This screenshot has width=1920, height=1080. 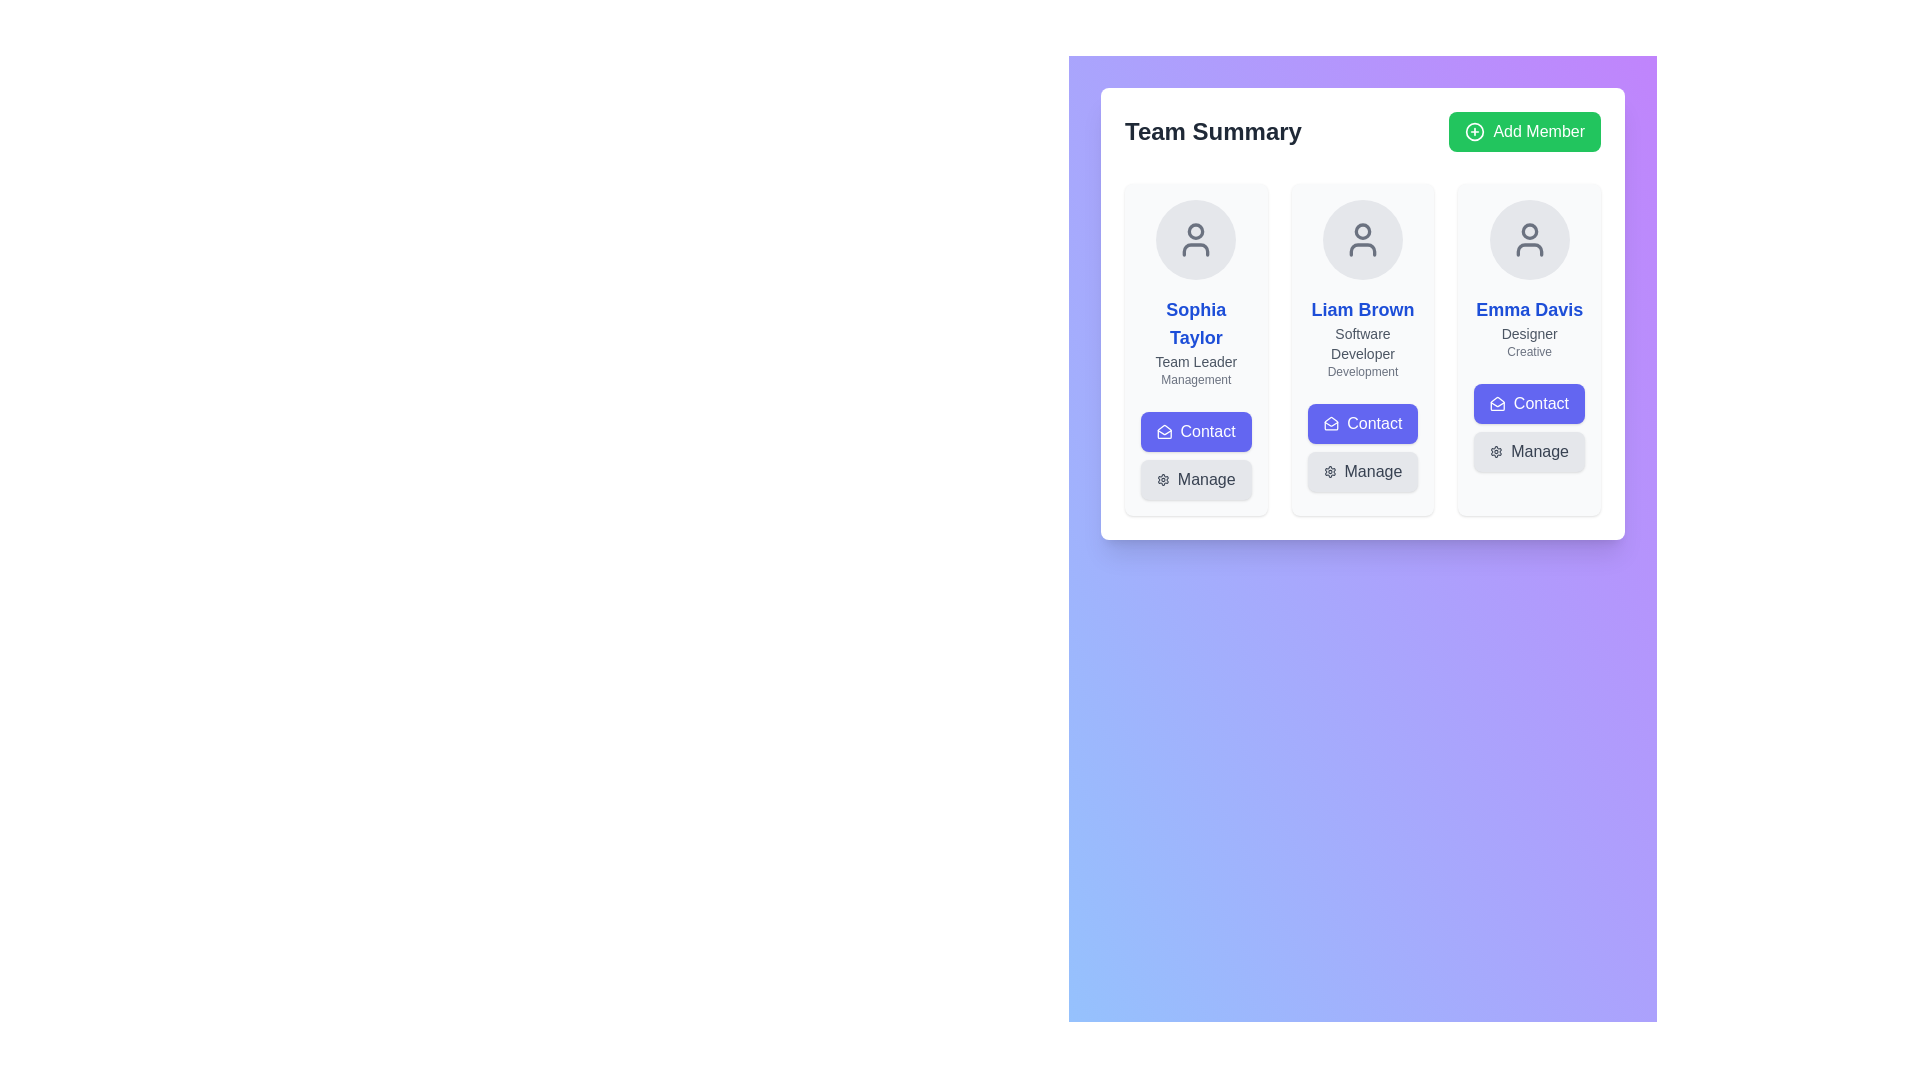 I want to click on the 'Add Member' button located in the top-right corner of the 'Team Summary' section to initiate adding a new member, so click(x=1524, y=131).